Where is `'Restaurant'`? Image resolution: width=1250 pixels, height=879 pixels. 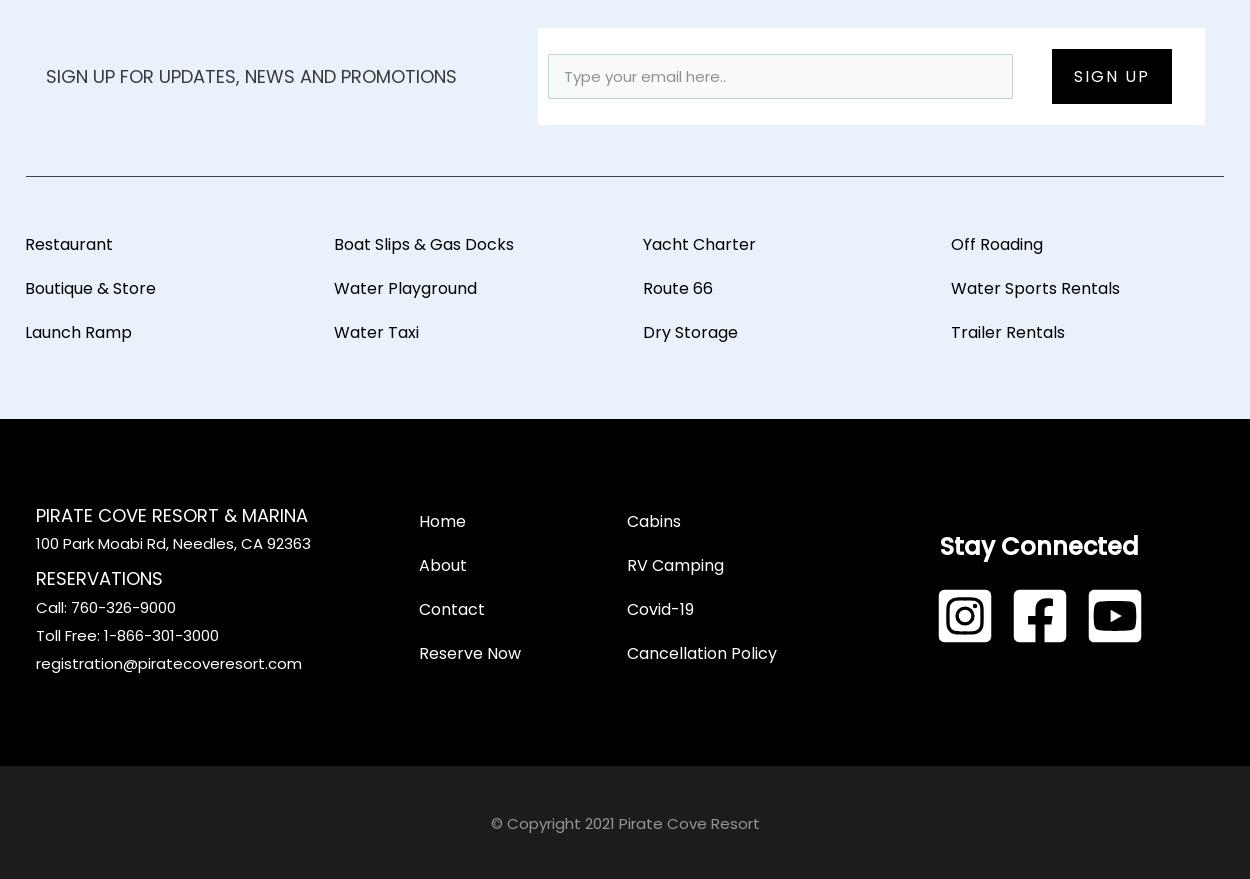 'Restaurant' is located at coordinates (68, 243).